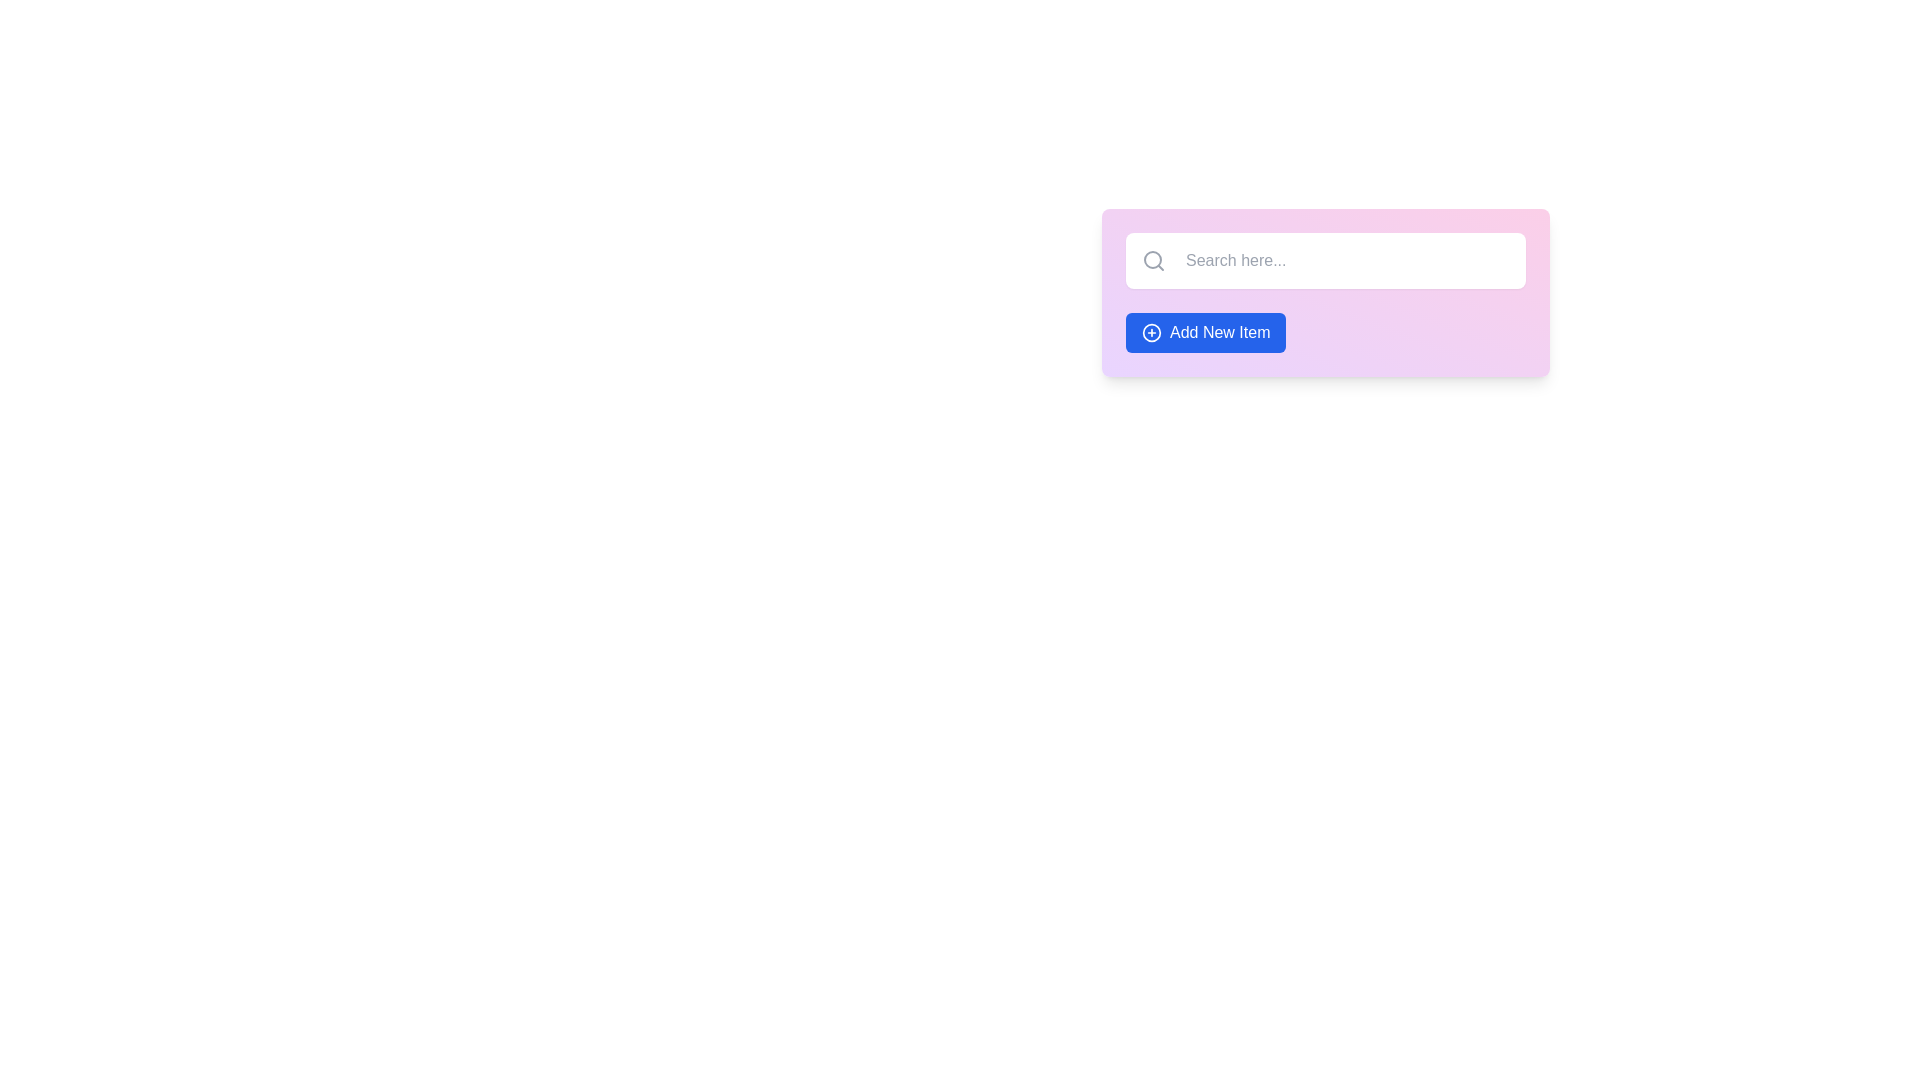 This screenshot has height=1080, width=1920. What do you see at coordinates (1153, 260) in the screenshot?
I see `the magnifying glass icon on the left side of the input field` at bounding box center [1153, 260].